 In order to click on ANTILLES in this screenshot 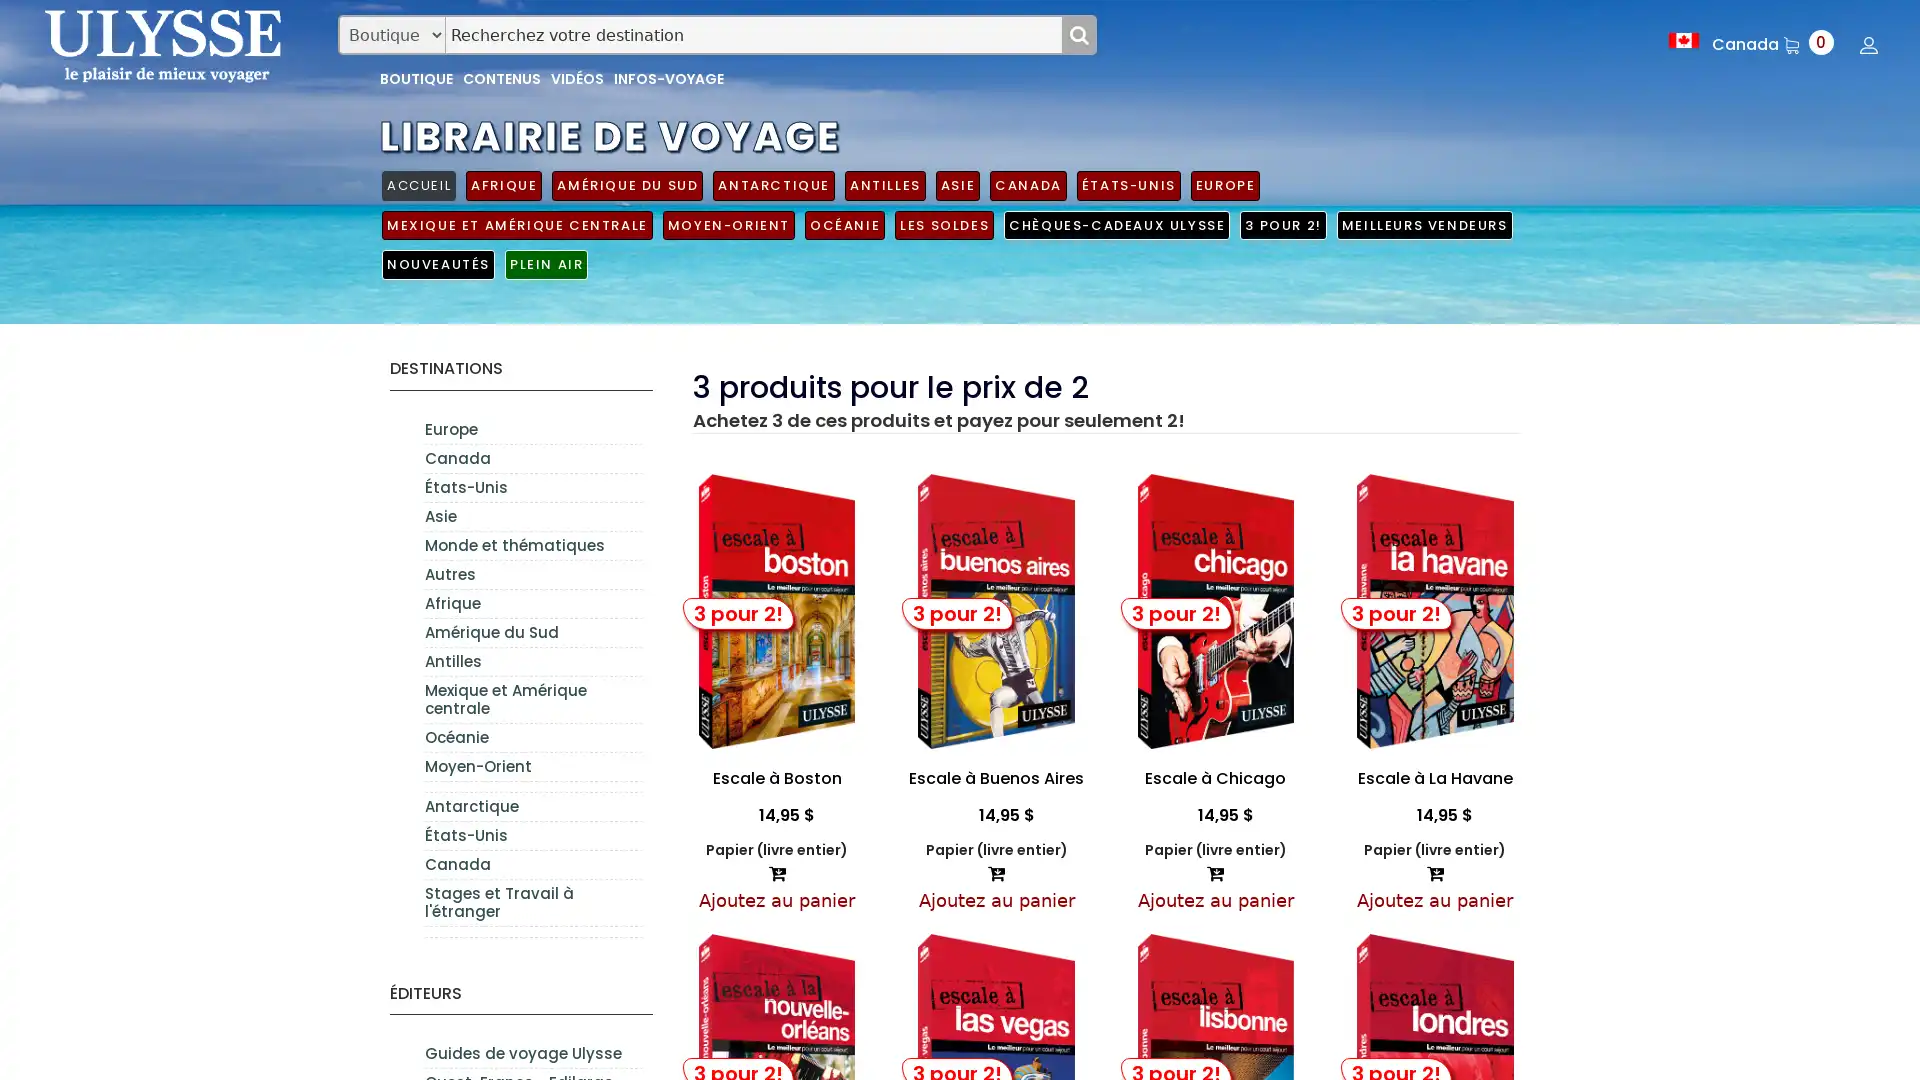, I will do `click(883, 185)`.